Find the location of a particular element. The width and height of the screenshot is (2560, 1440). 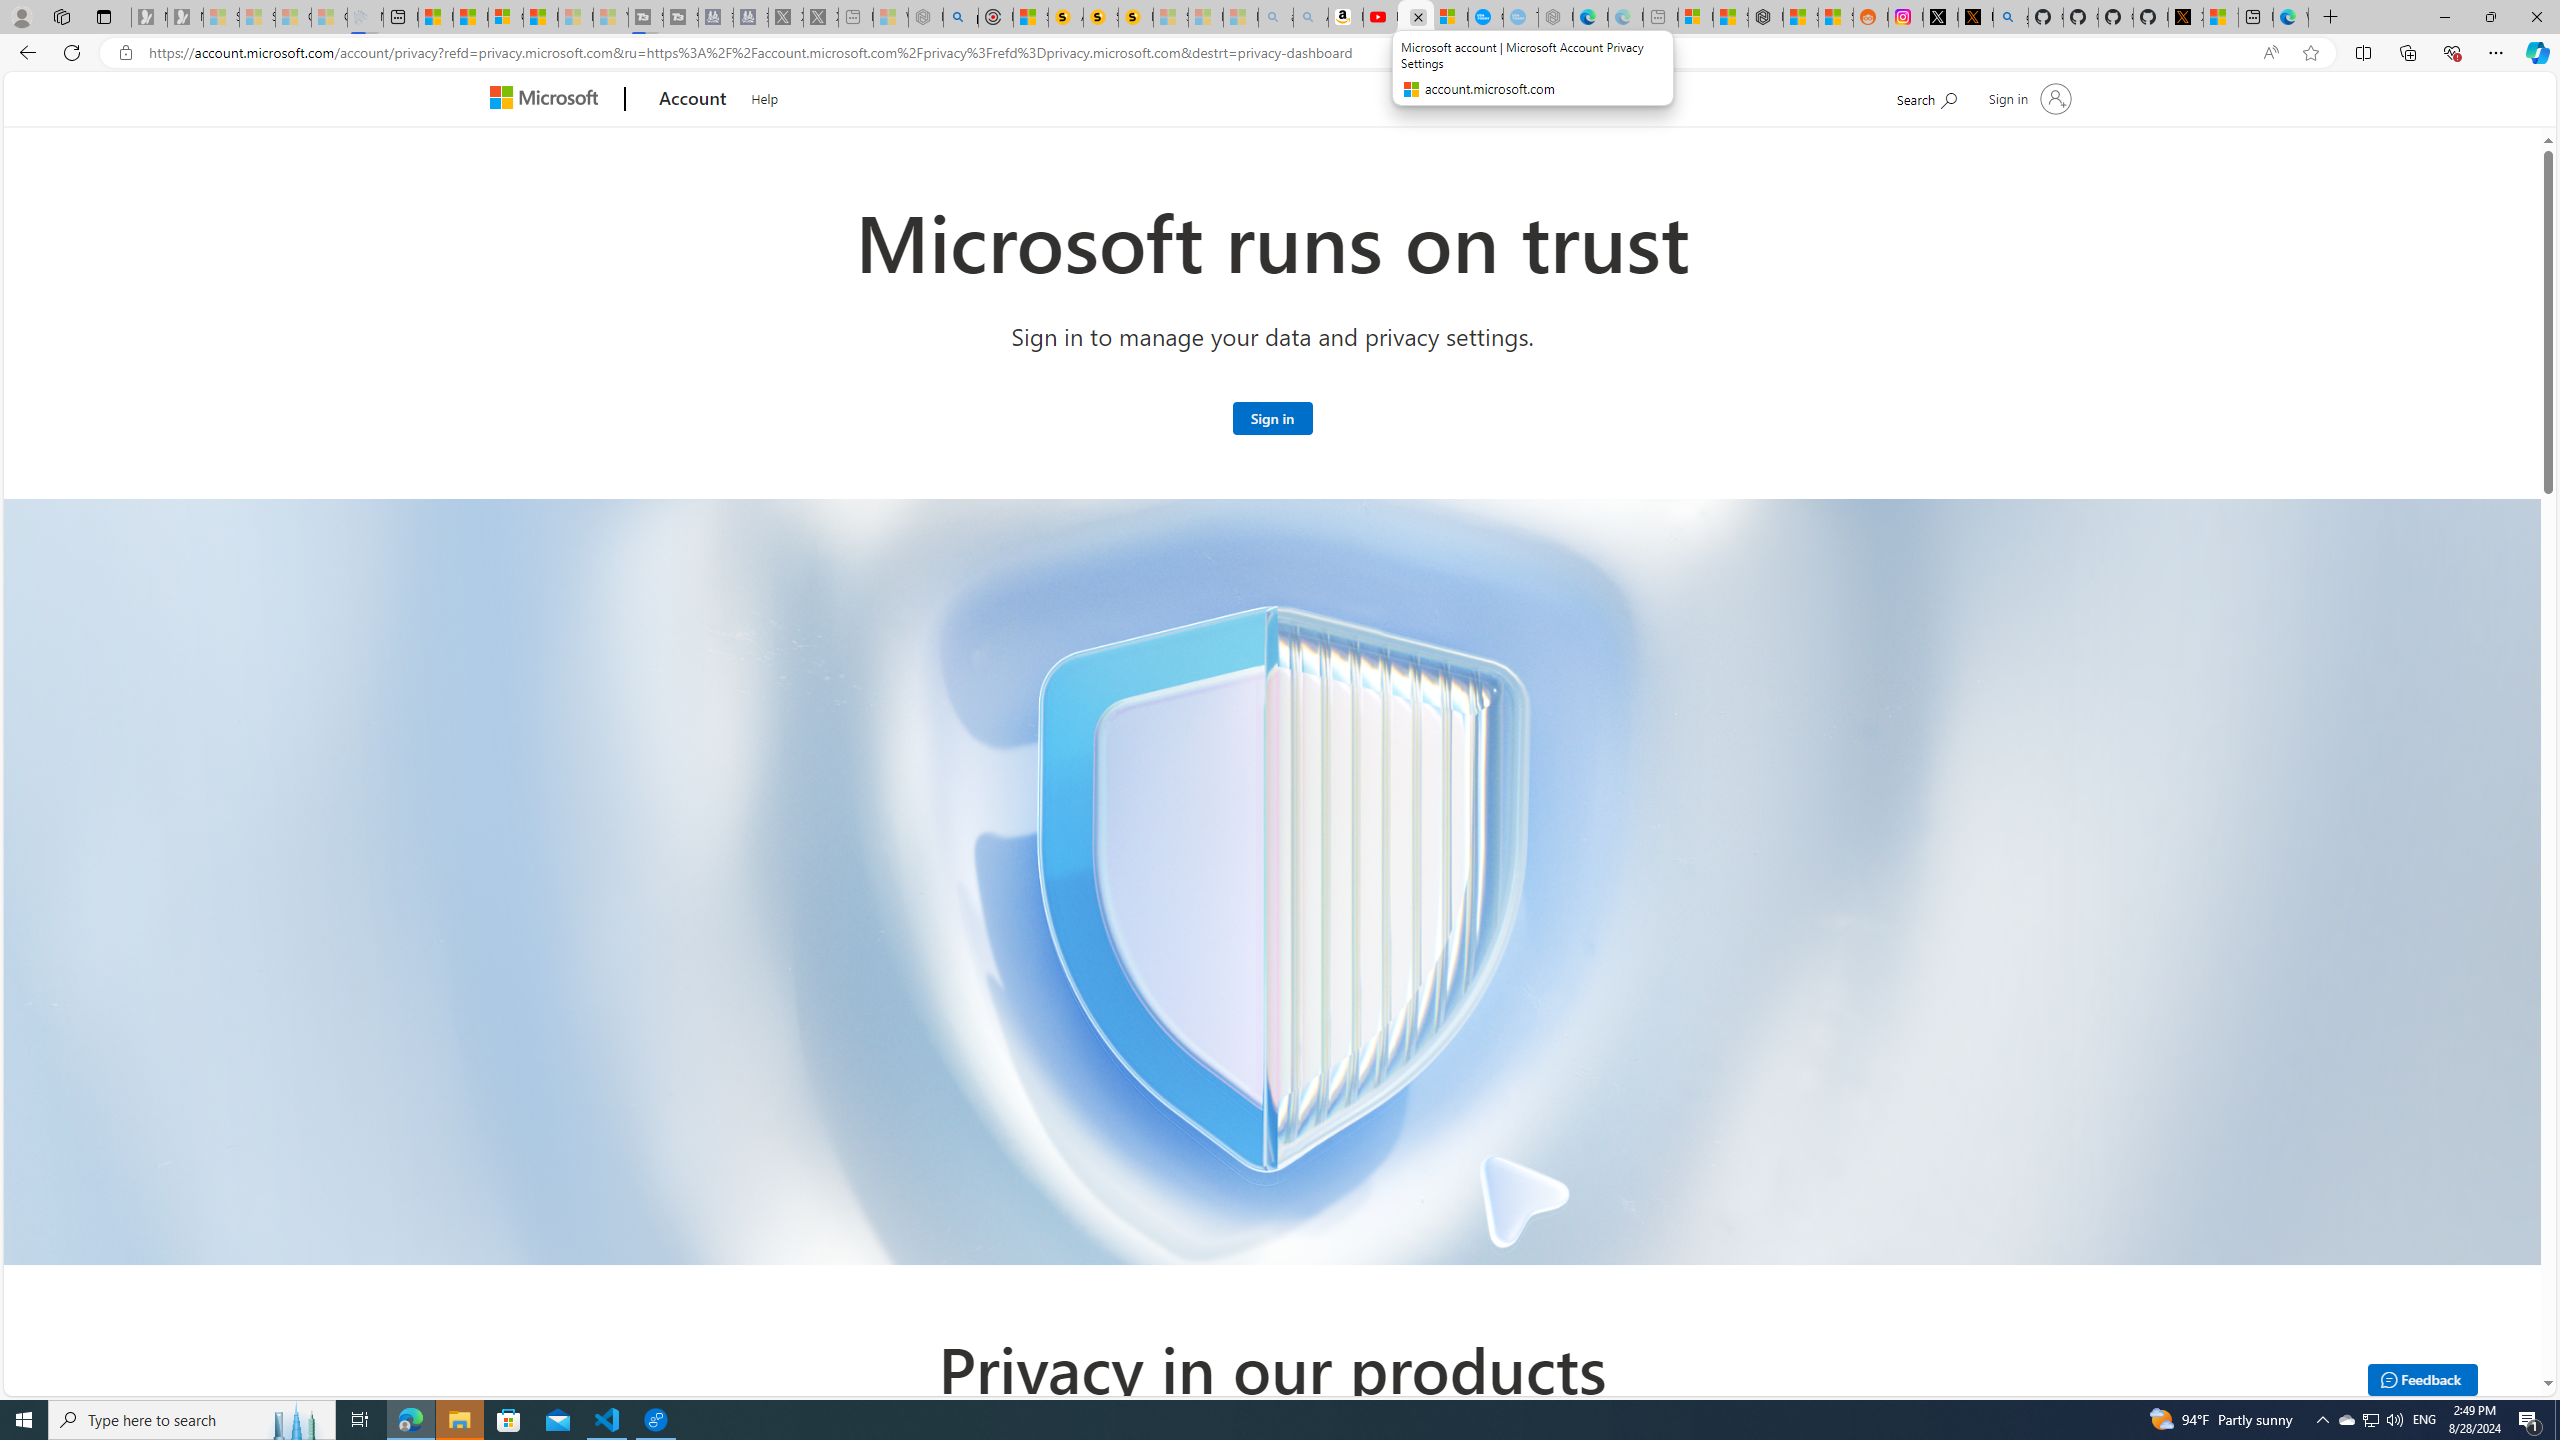

'Help' is located at coordinates (763, 95).